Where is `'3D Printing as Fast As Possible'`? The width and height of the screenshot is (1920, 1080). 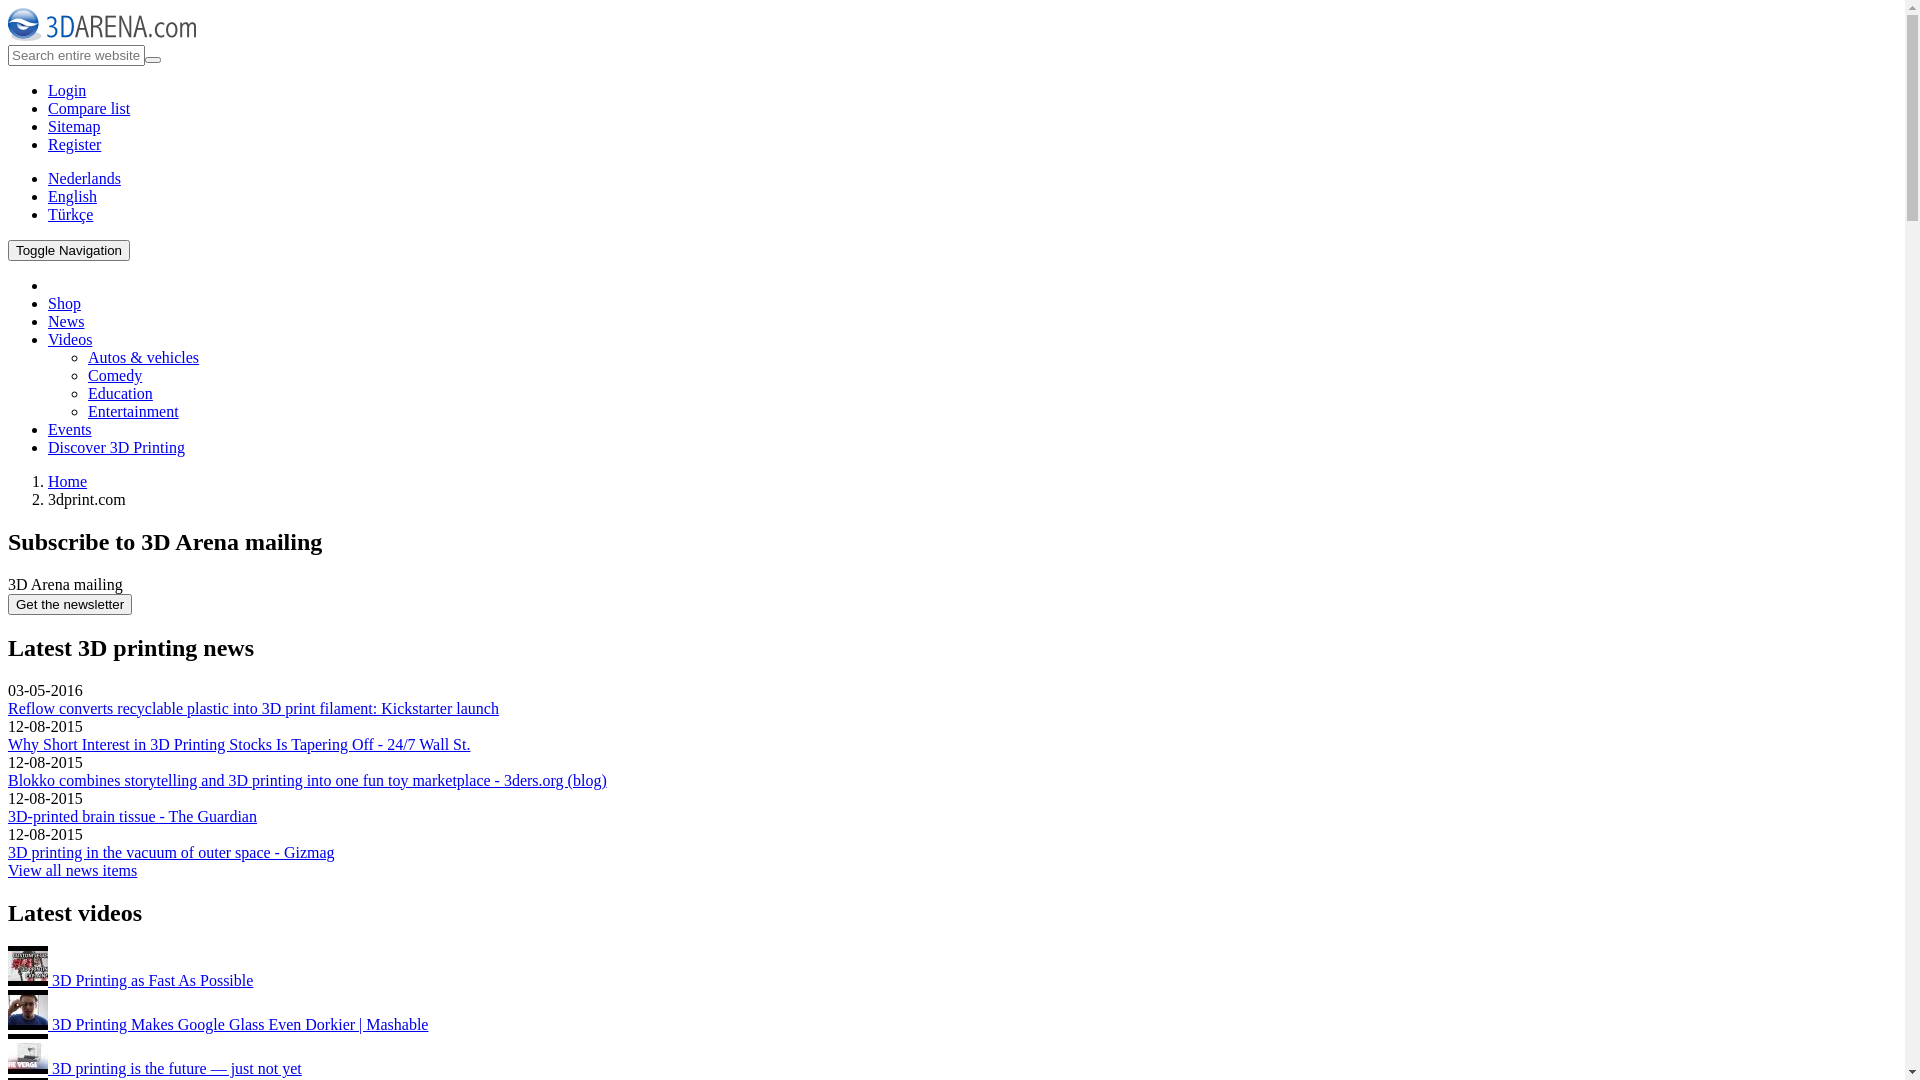
'3D Printing as Fast As Possible' is located at coordinates (8, 979).